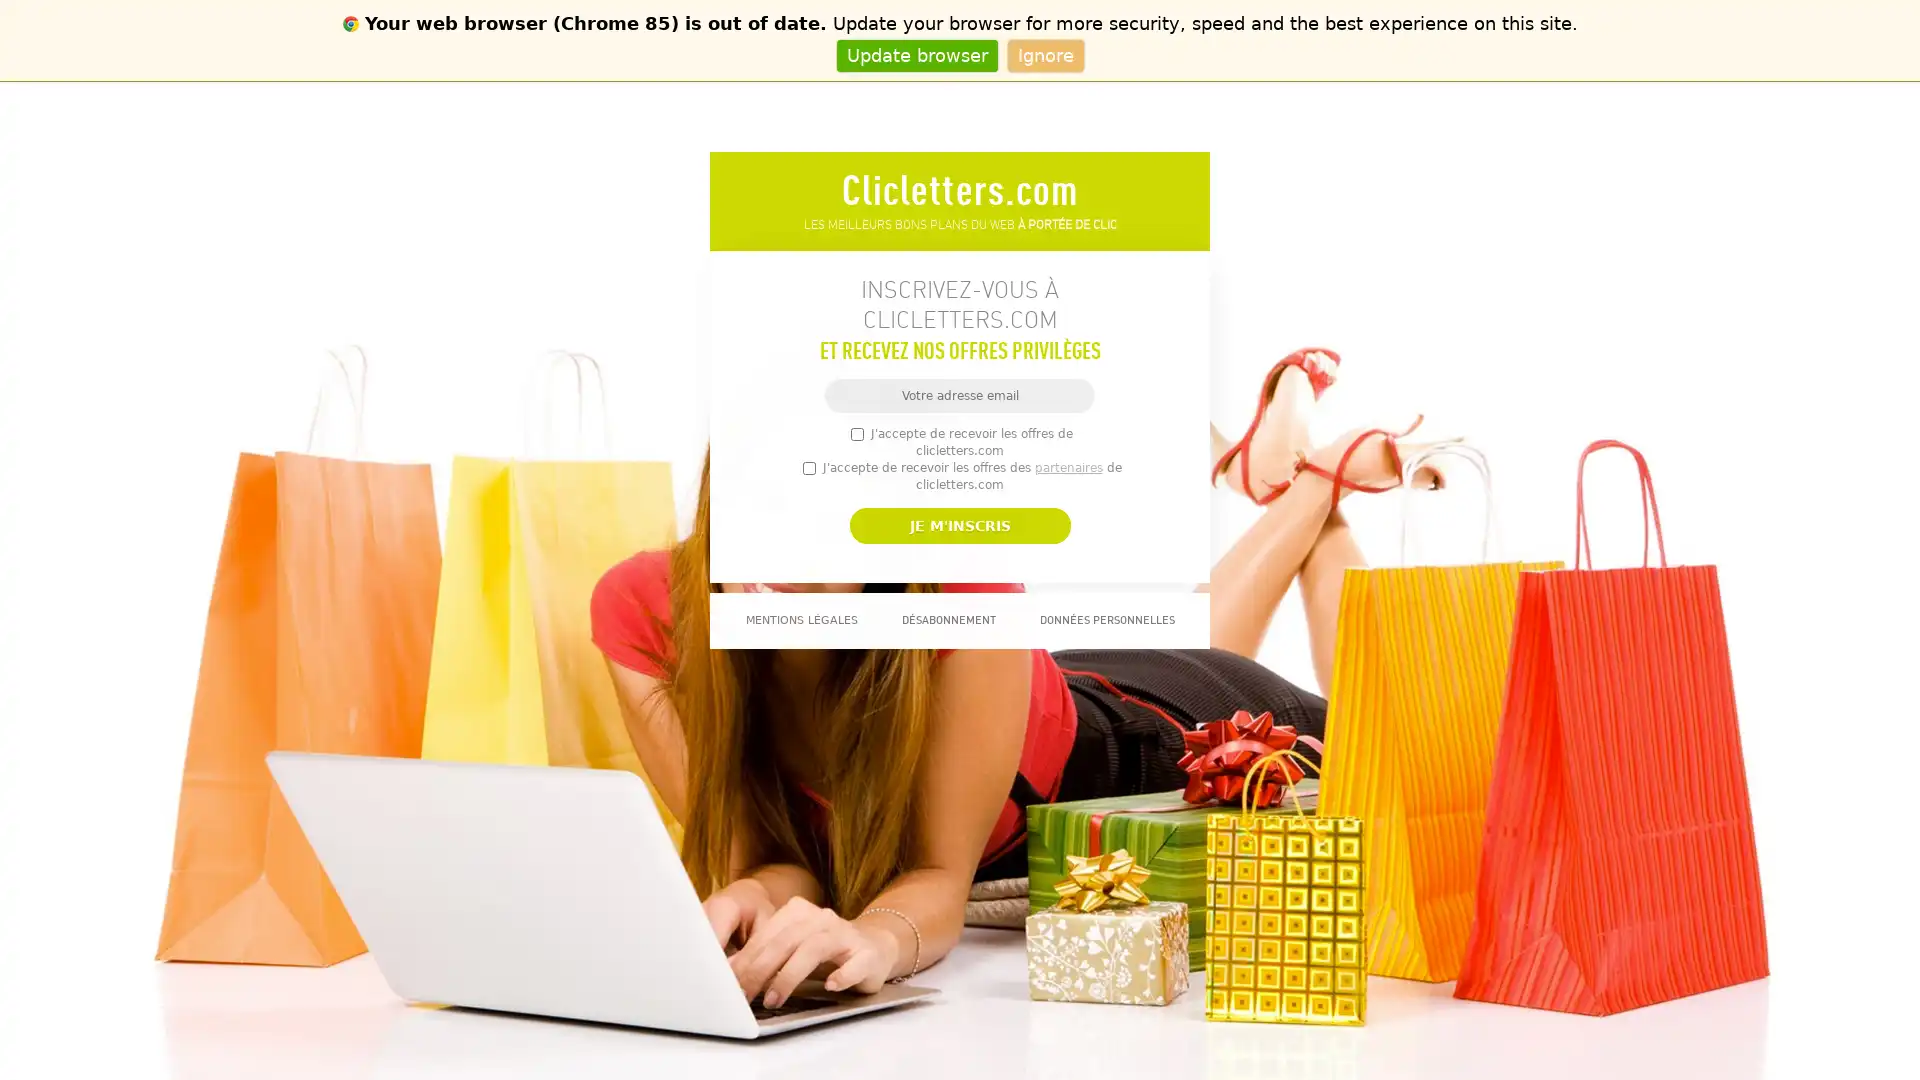 The width and height of the screenshot is (1920, 1080). I want to click on Je m'inscris, so click(958, 524).